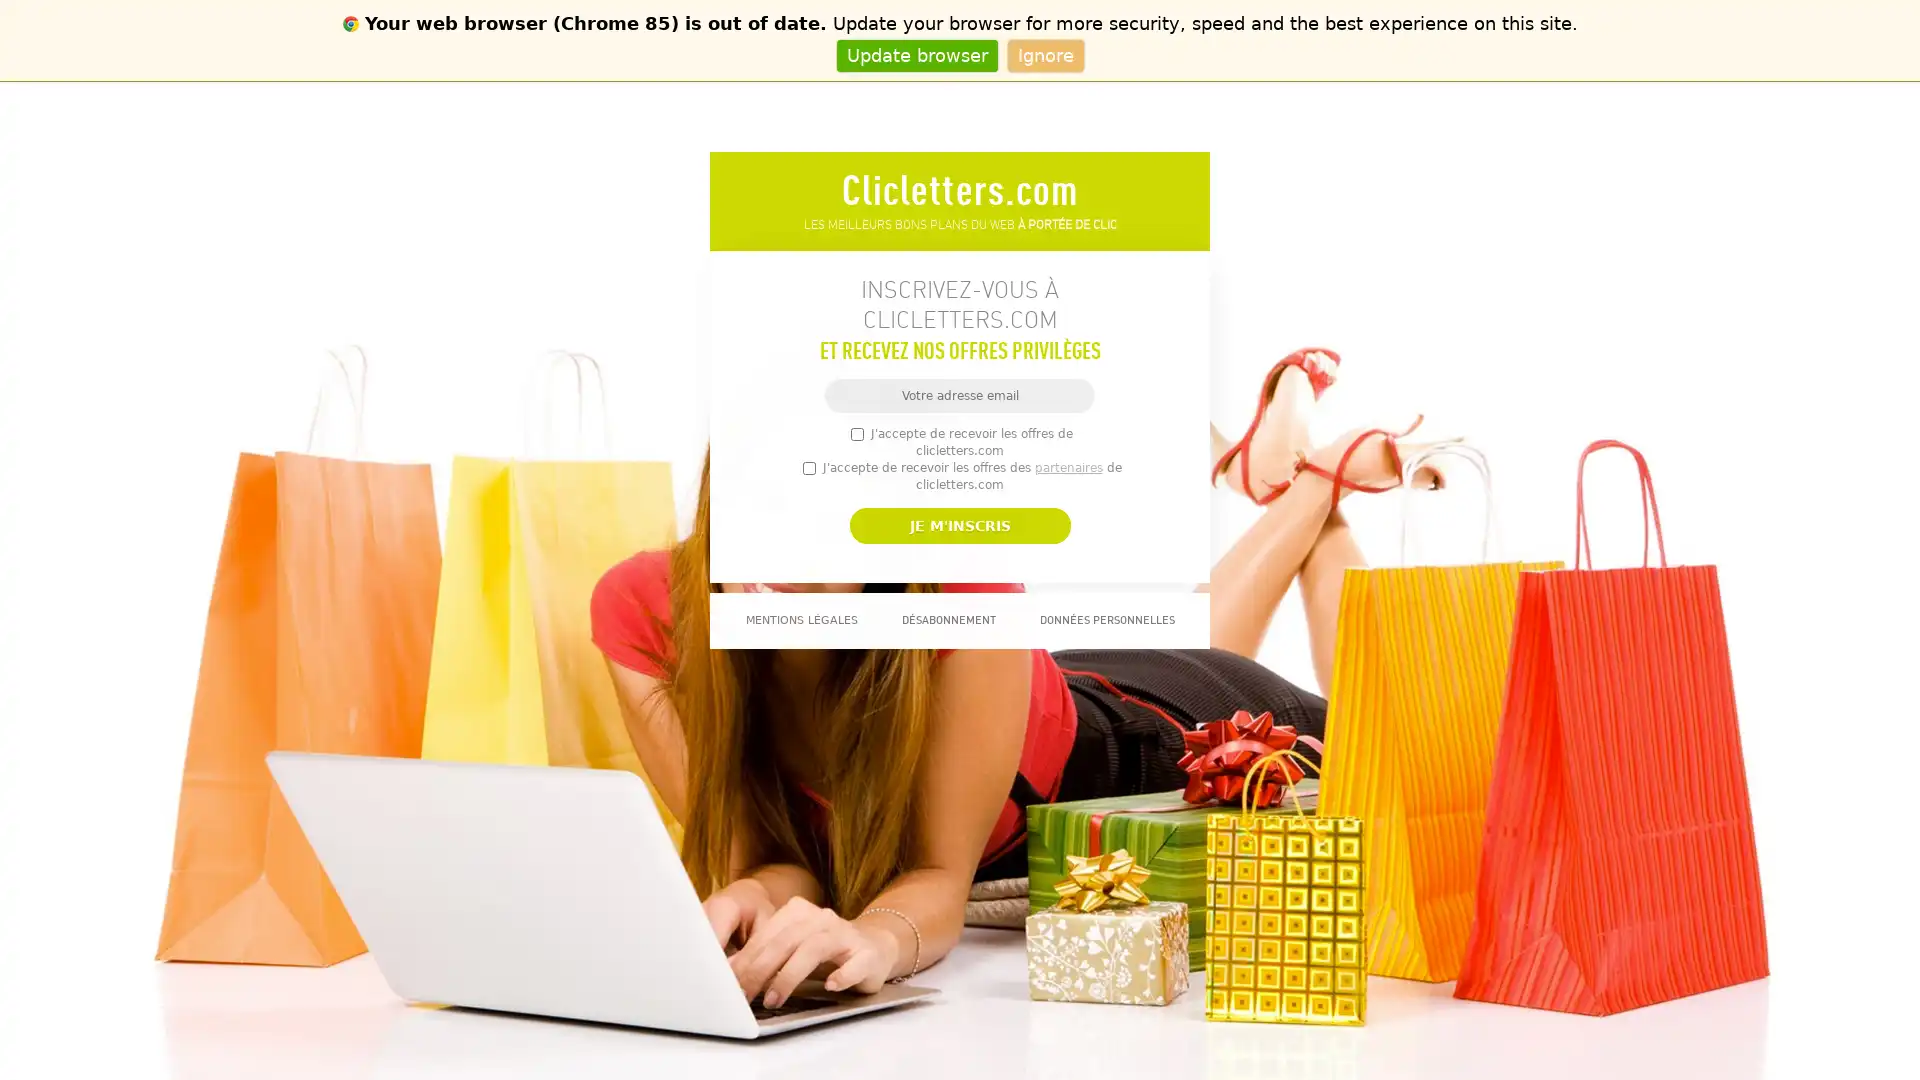 The width and height of the screenshot is (1920, 1080). I want to click on Je m'inscris, so click(958, 524).